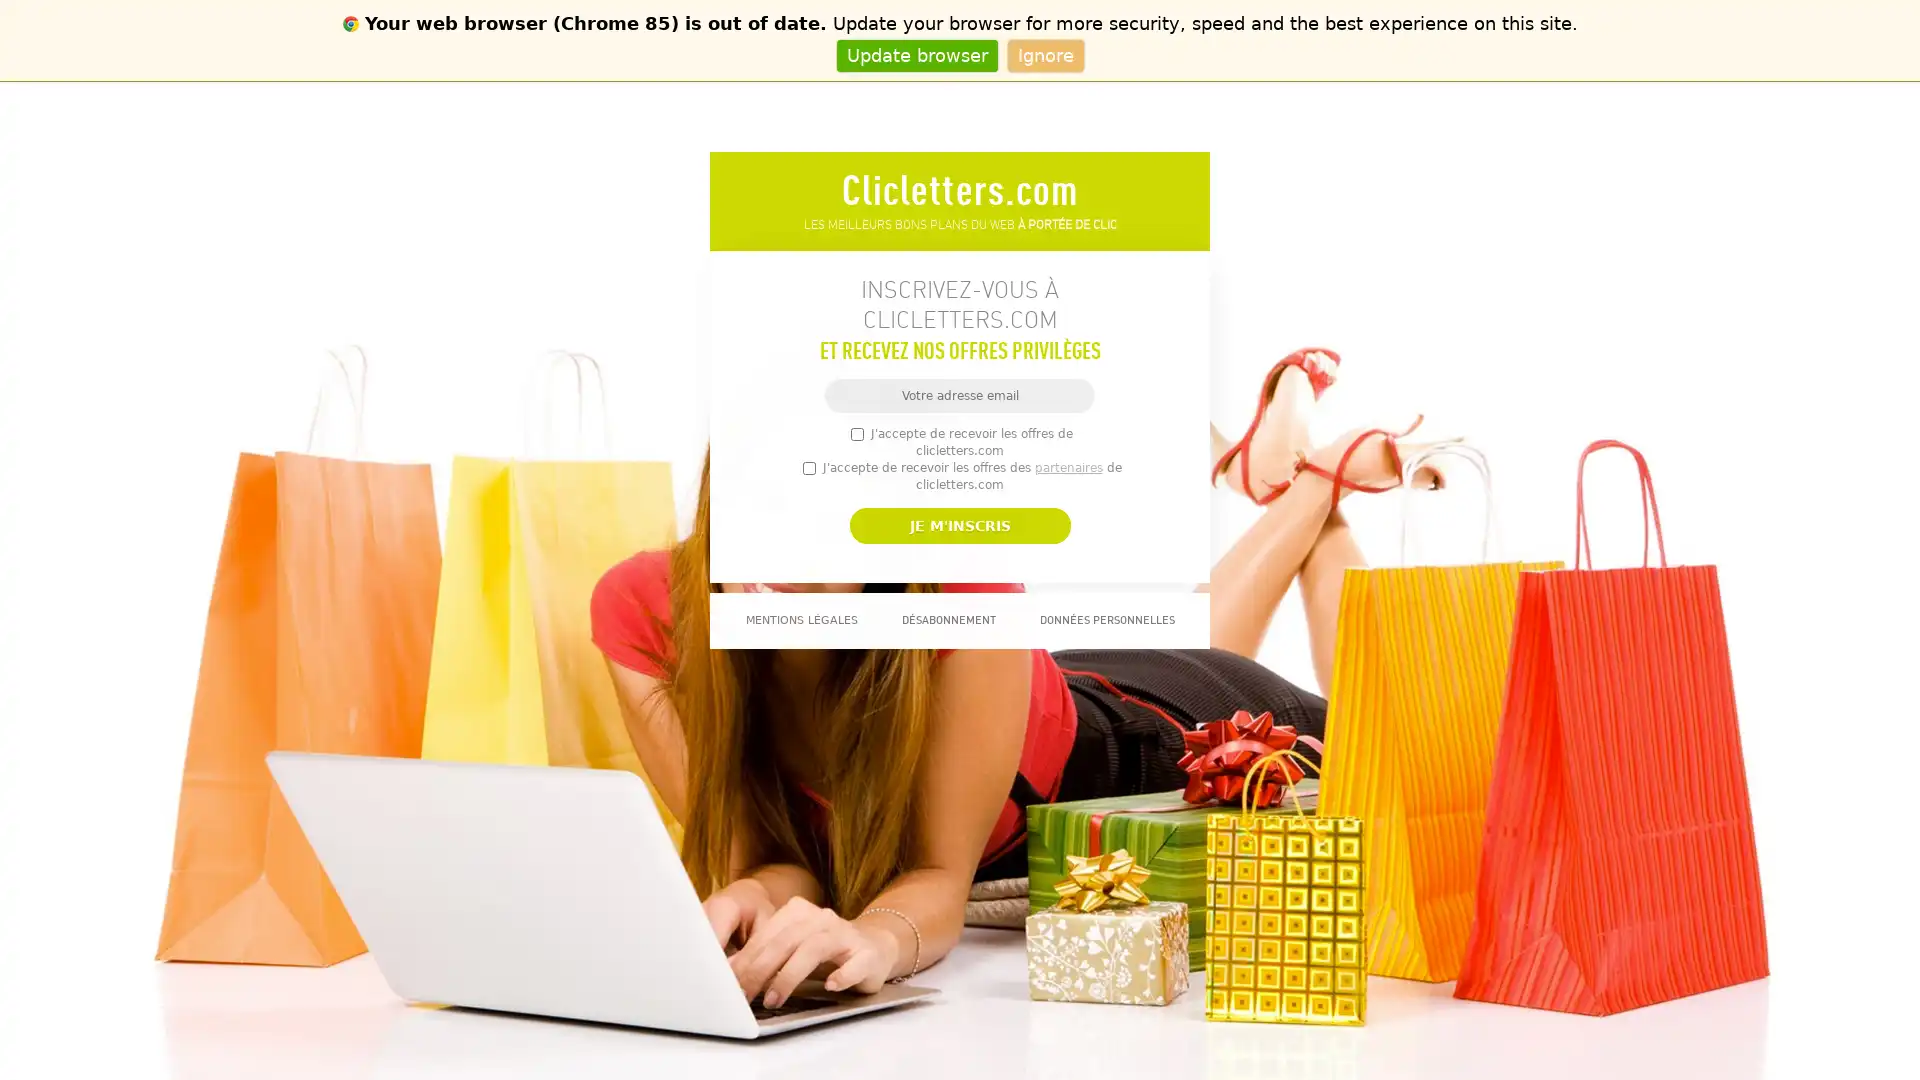 The width and height of the screenshot is (1920, 1080). I want to click on Je m'inscris, so click(958, 524).